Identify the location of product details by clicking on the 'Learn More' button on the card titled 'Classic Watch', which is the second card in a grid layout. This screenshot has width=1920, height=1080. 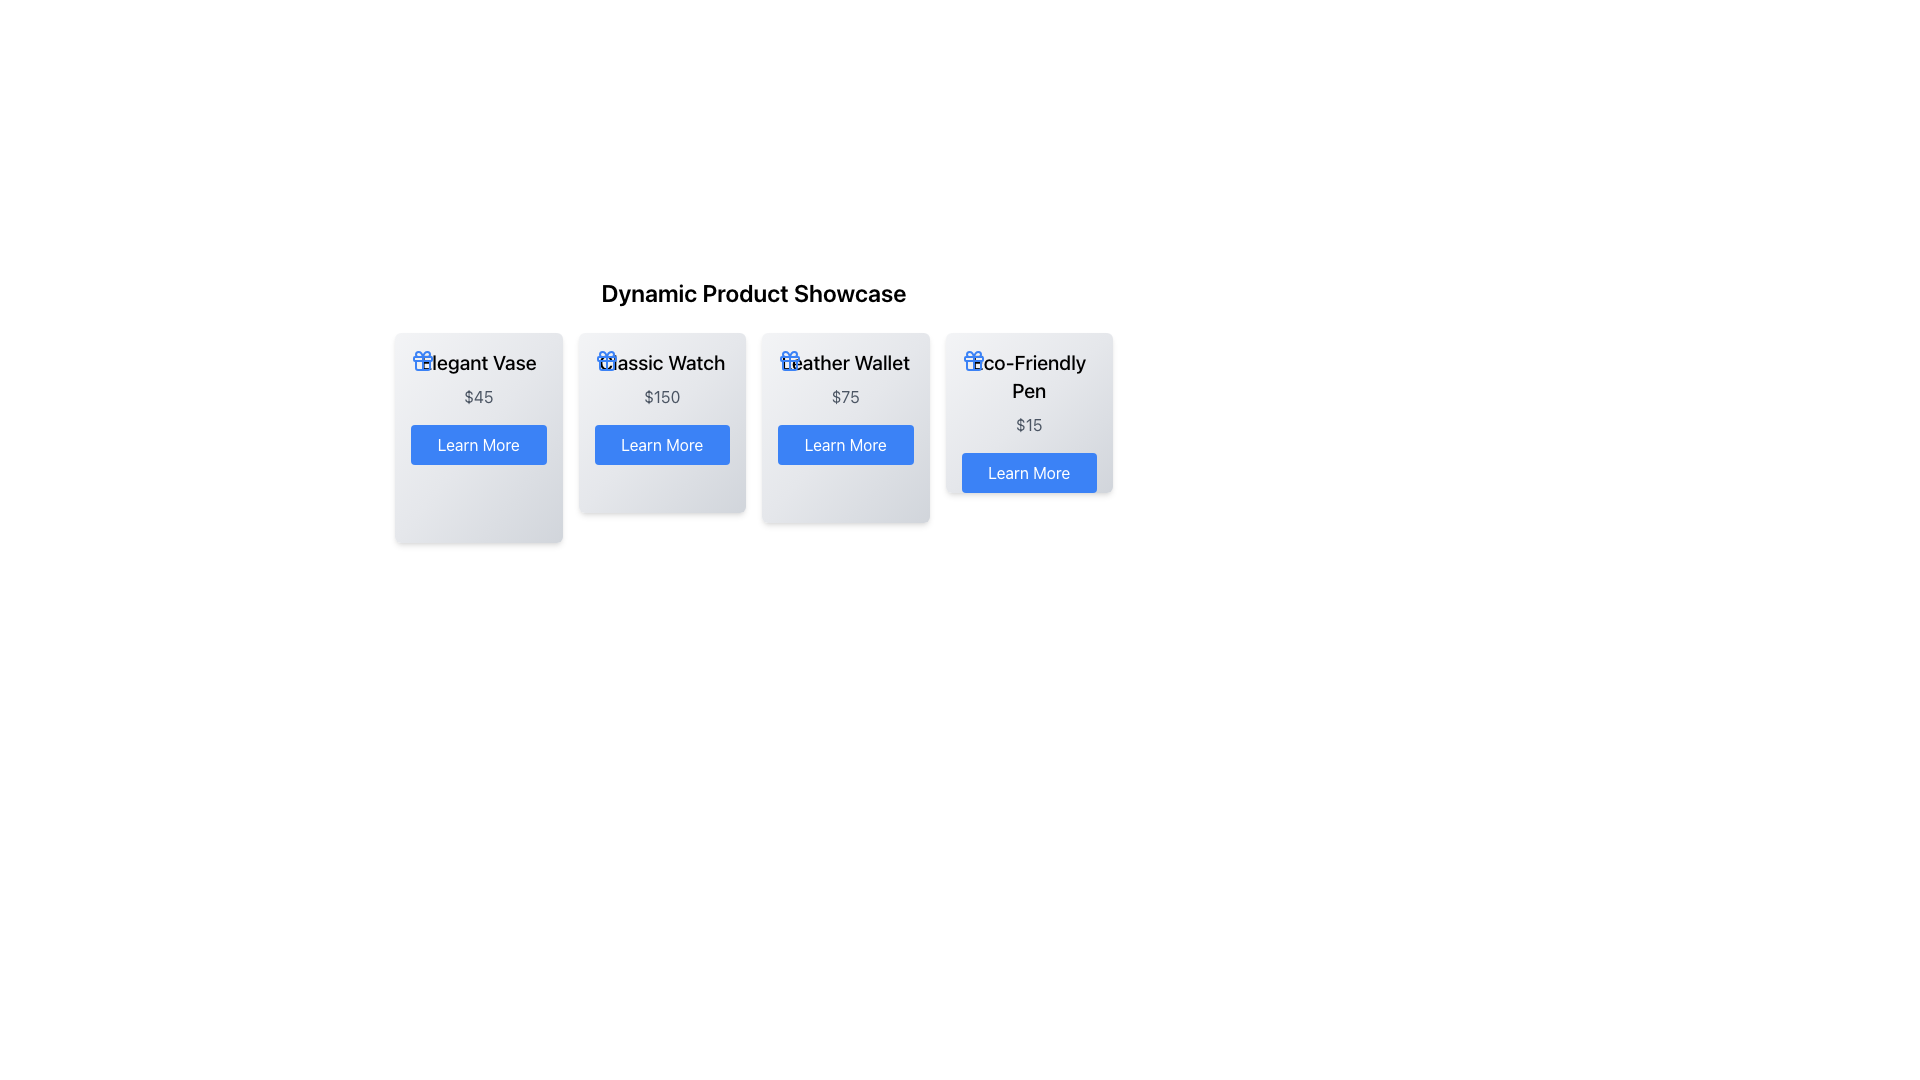
(662, 422).